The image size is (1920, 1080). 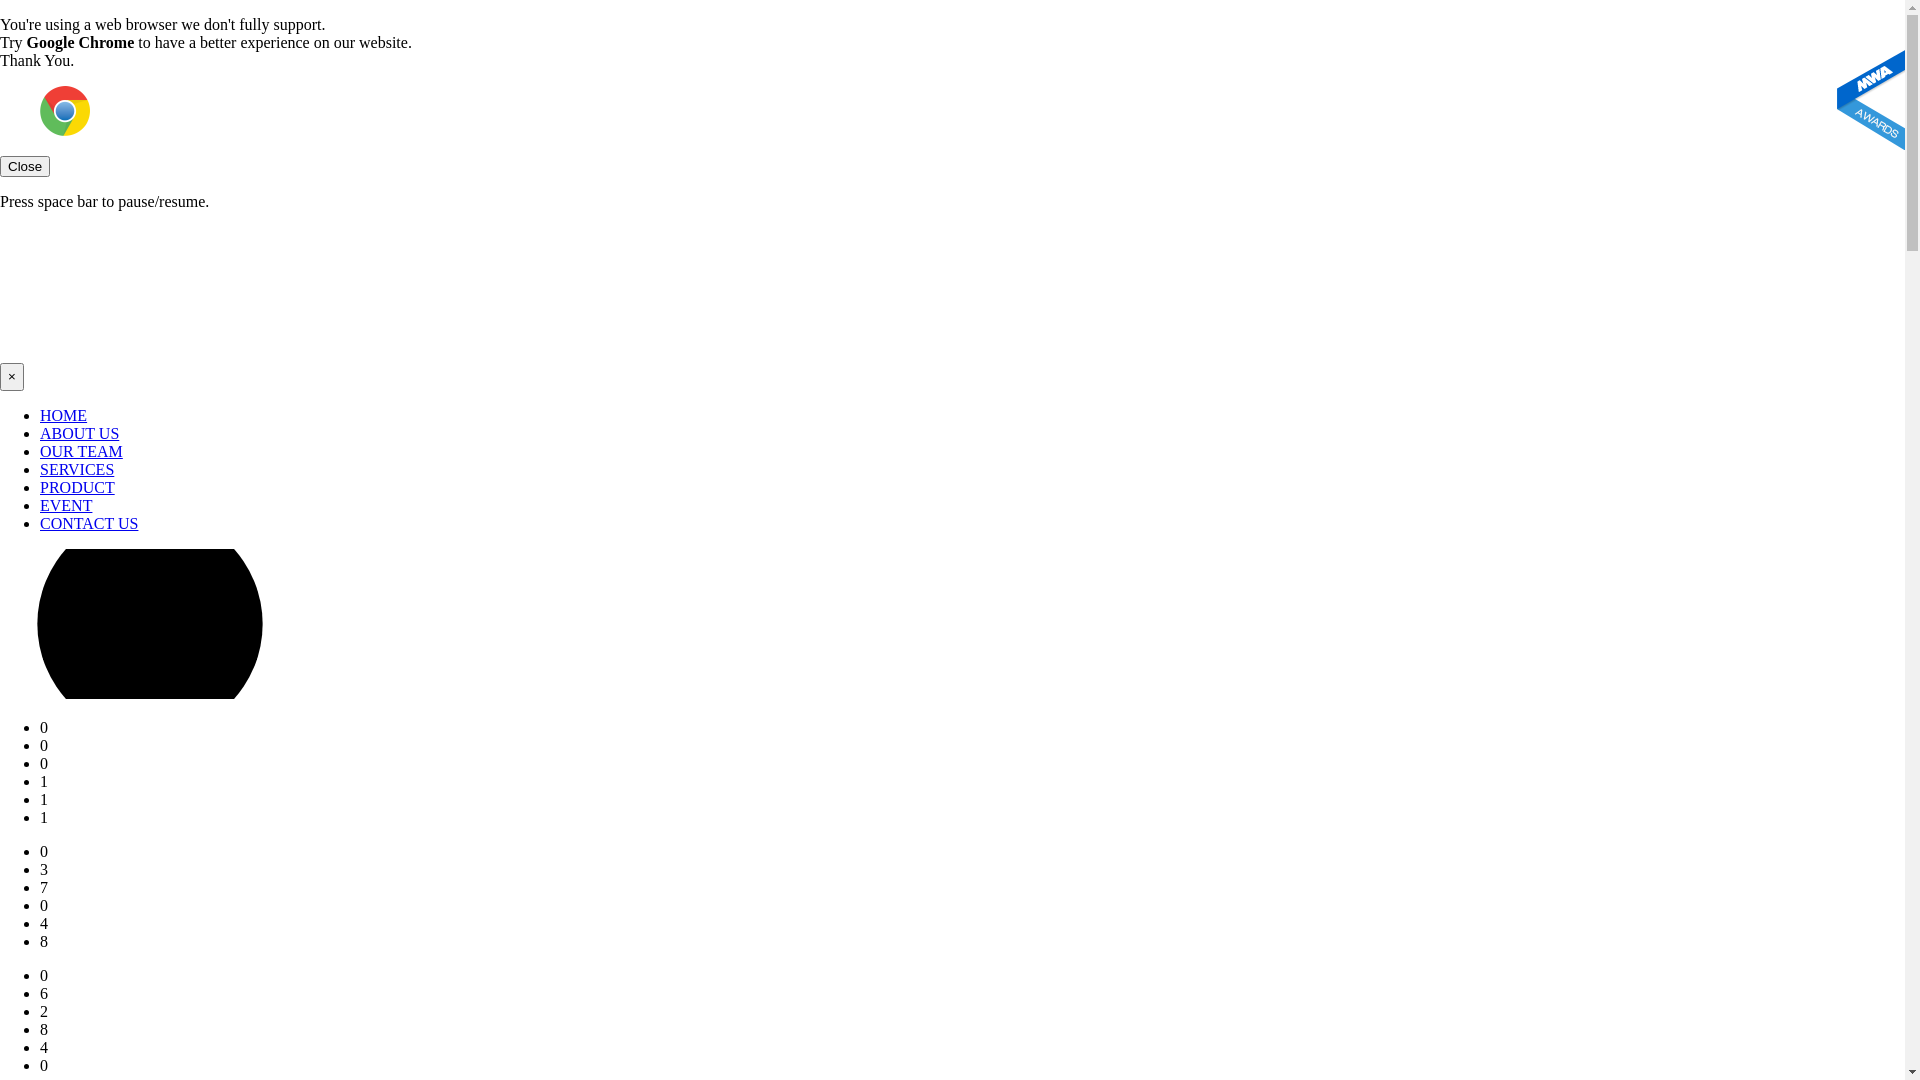 I want to click on 'EVENT', so click(x=66, y=504).